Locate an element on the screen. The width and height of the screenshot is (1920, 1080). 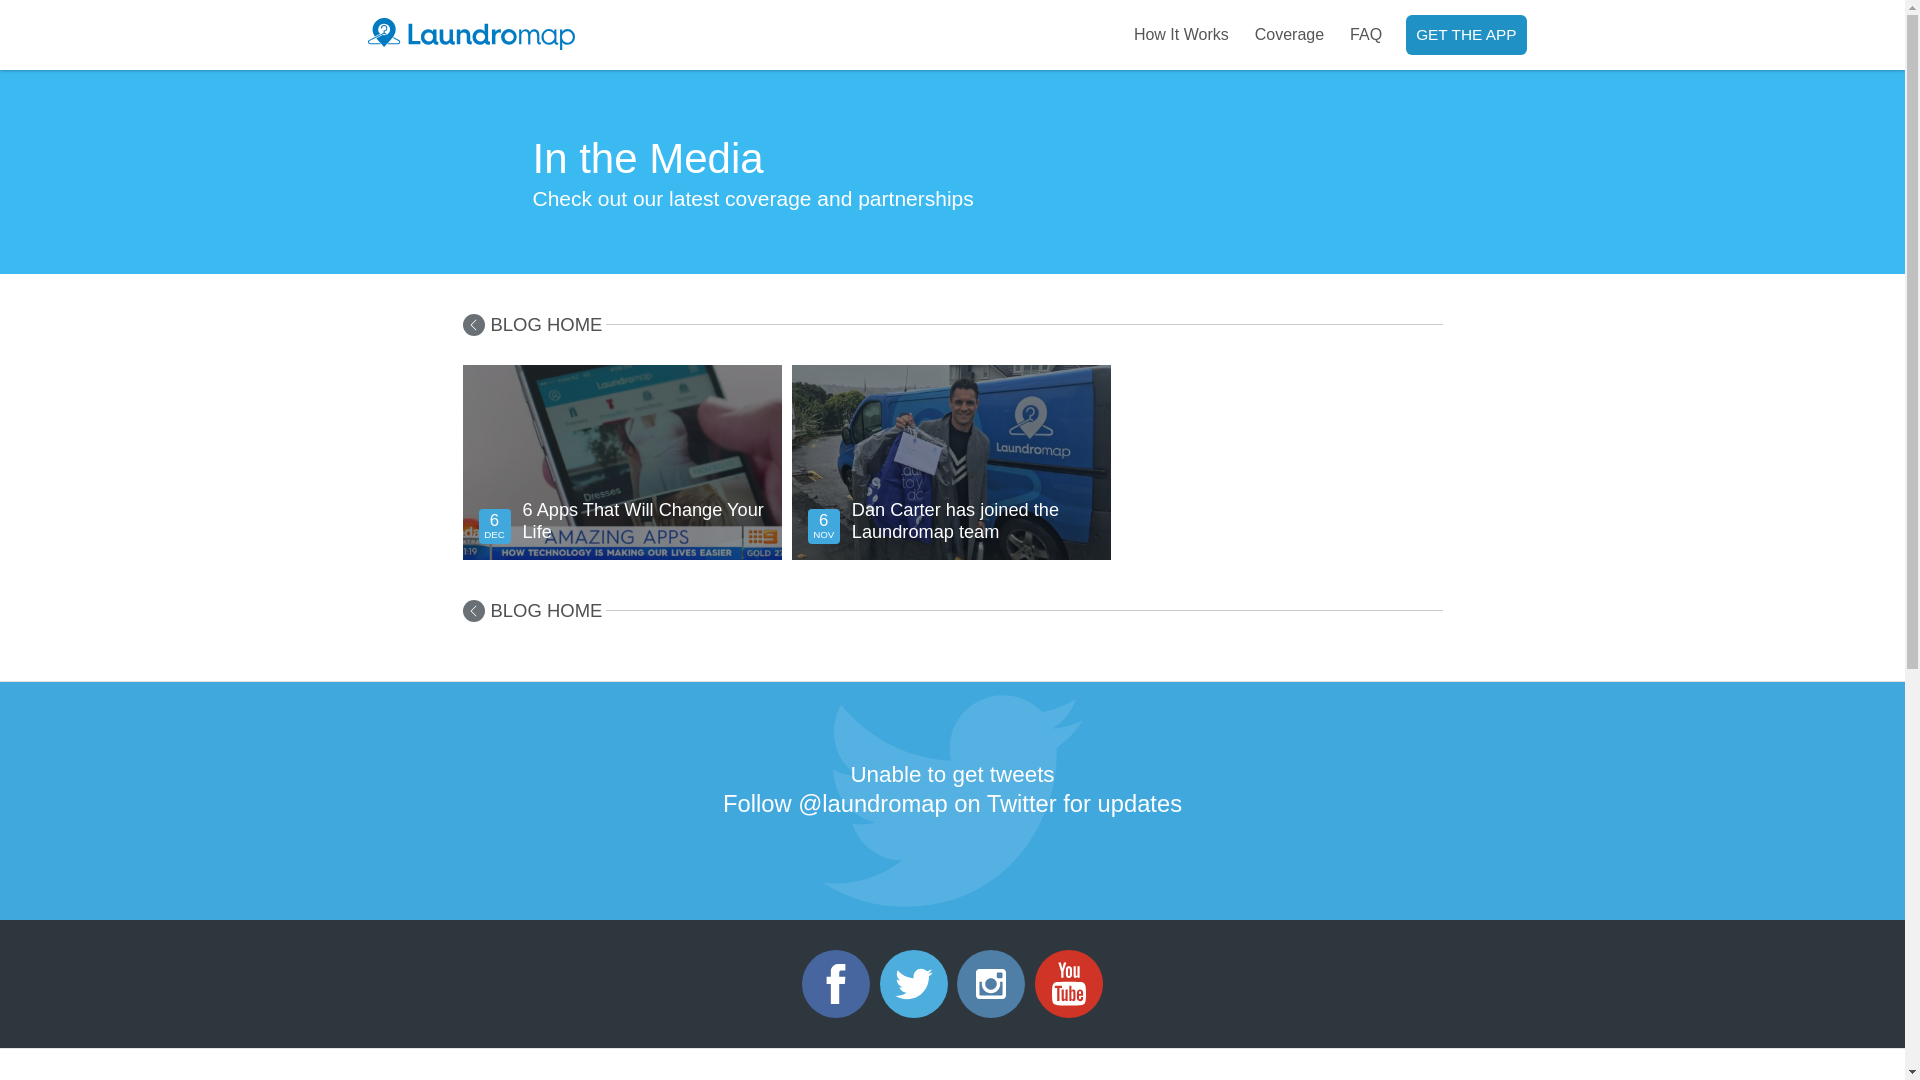
'GET THE APP' is located at coordinates (1465, 34).